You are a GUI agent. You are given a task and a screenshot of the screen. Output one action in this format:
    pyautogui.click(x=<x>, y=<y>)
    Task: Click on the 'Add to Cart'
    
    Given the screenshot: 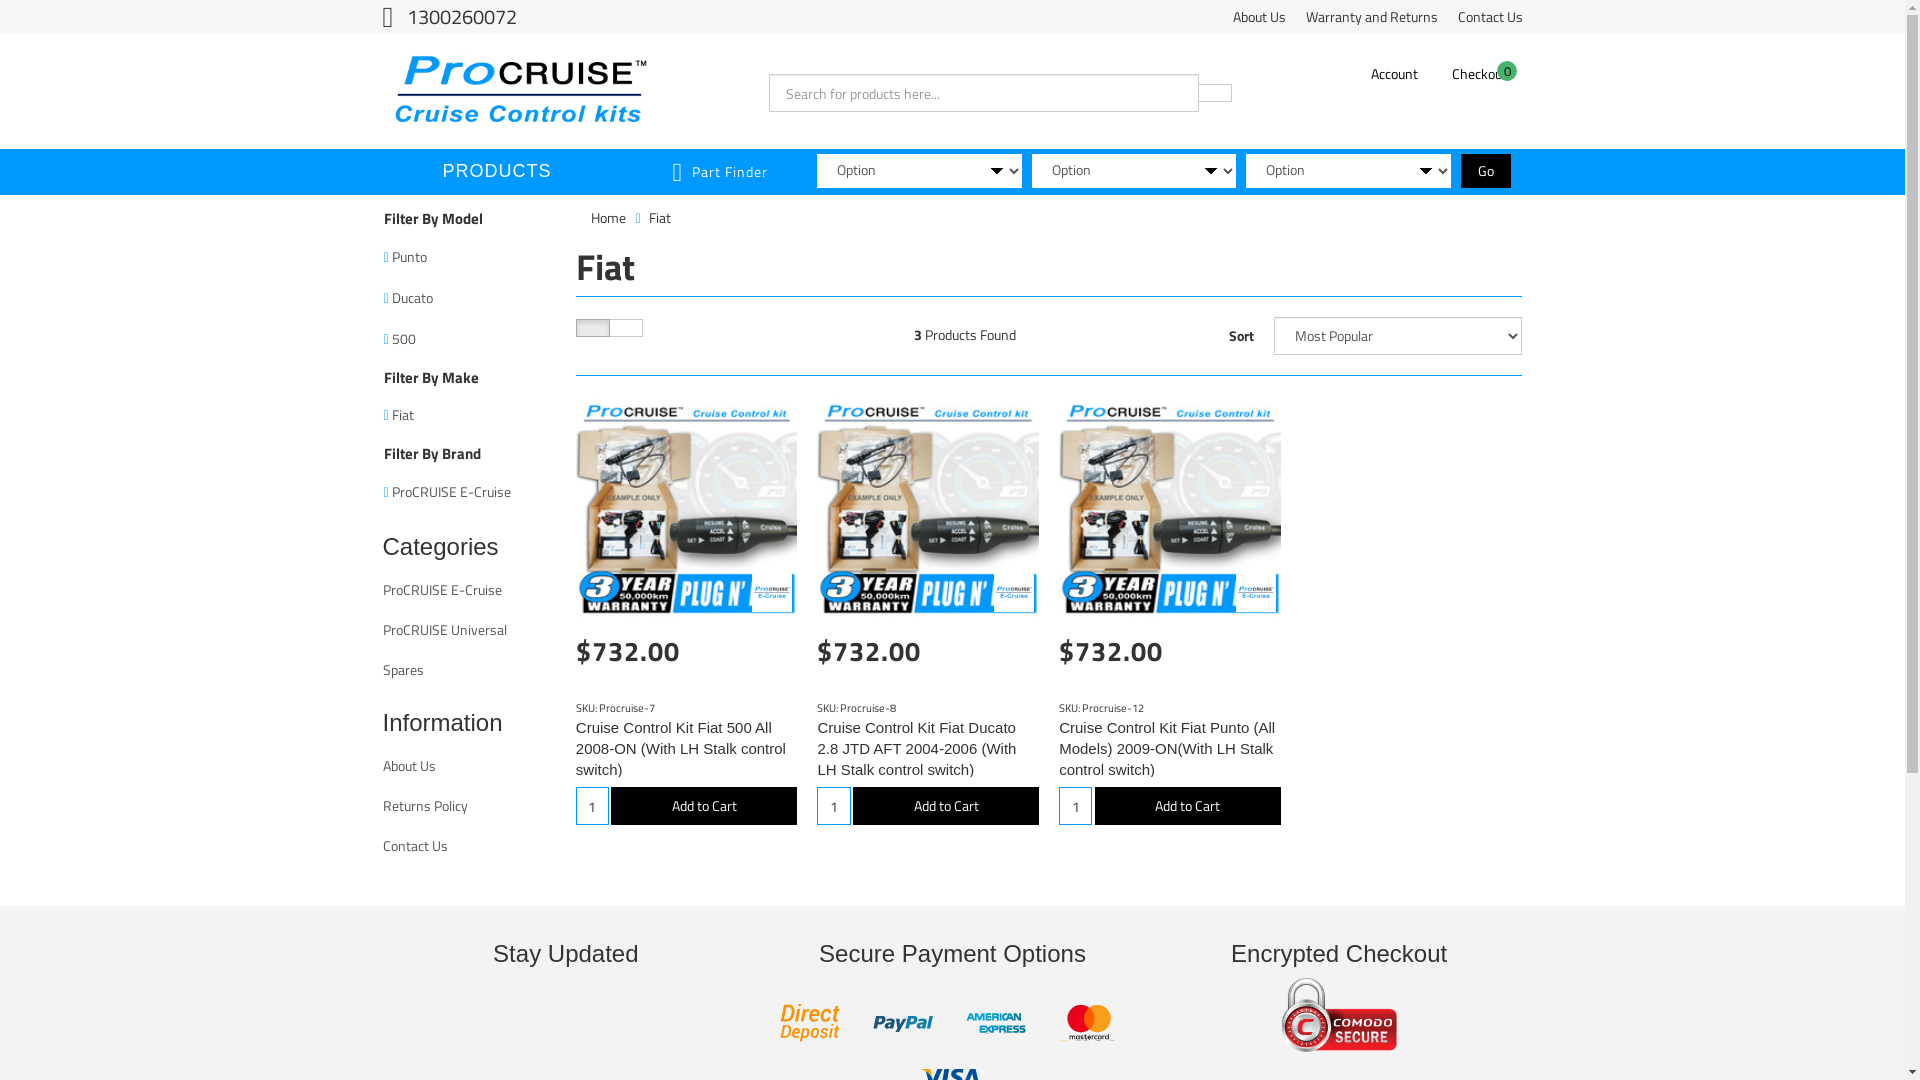 What is the action you would take?
    pyautogui.click(x=704, y=805)
    